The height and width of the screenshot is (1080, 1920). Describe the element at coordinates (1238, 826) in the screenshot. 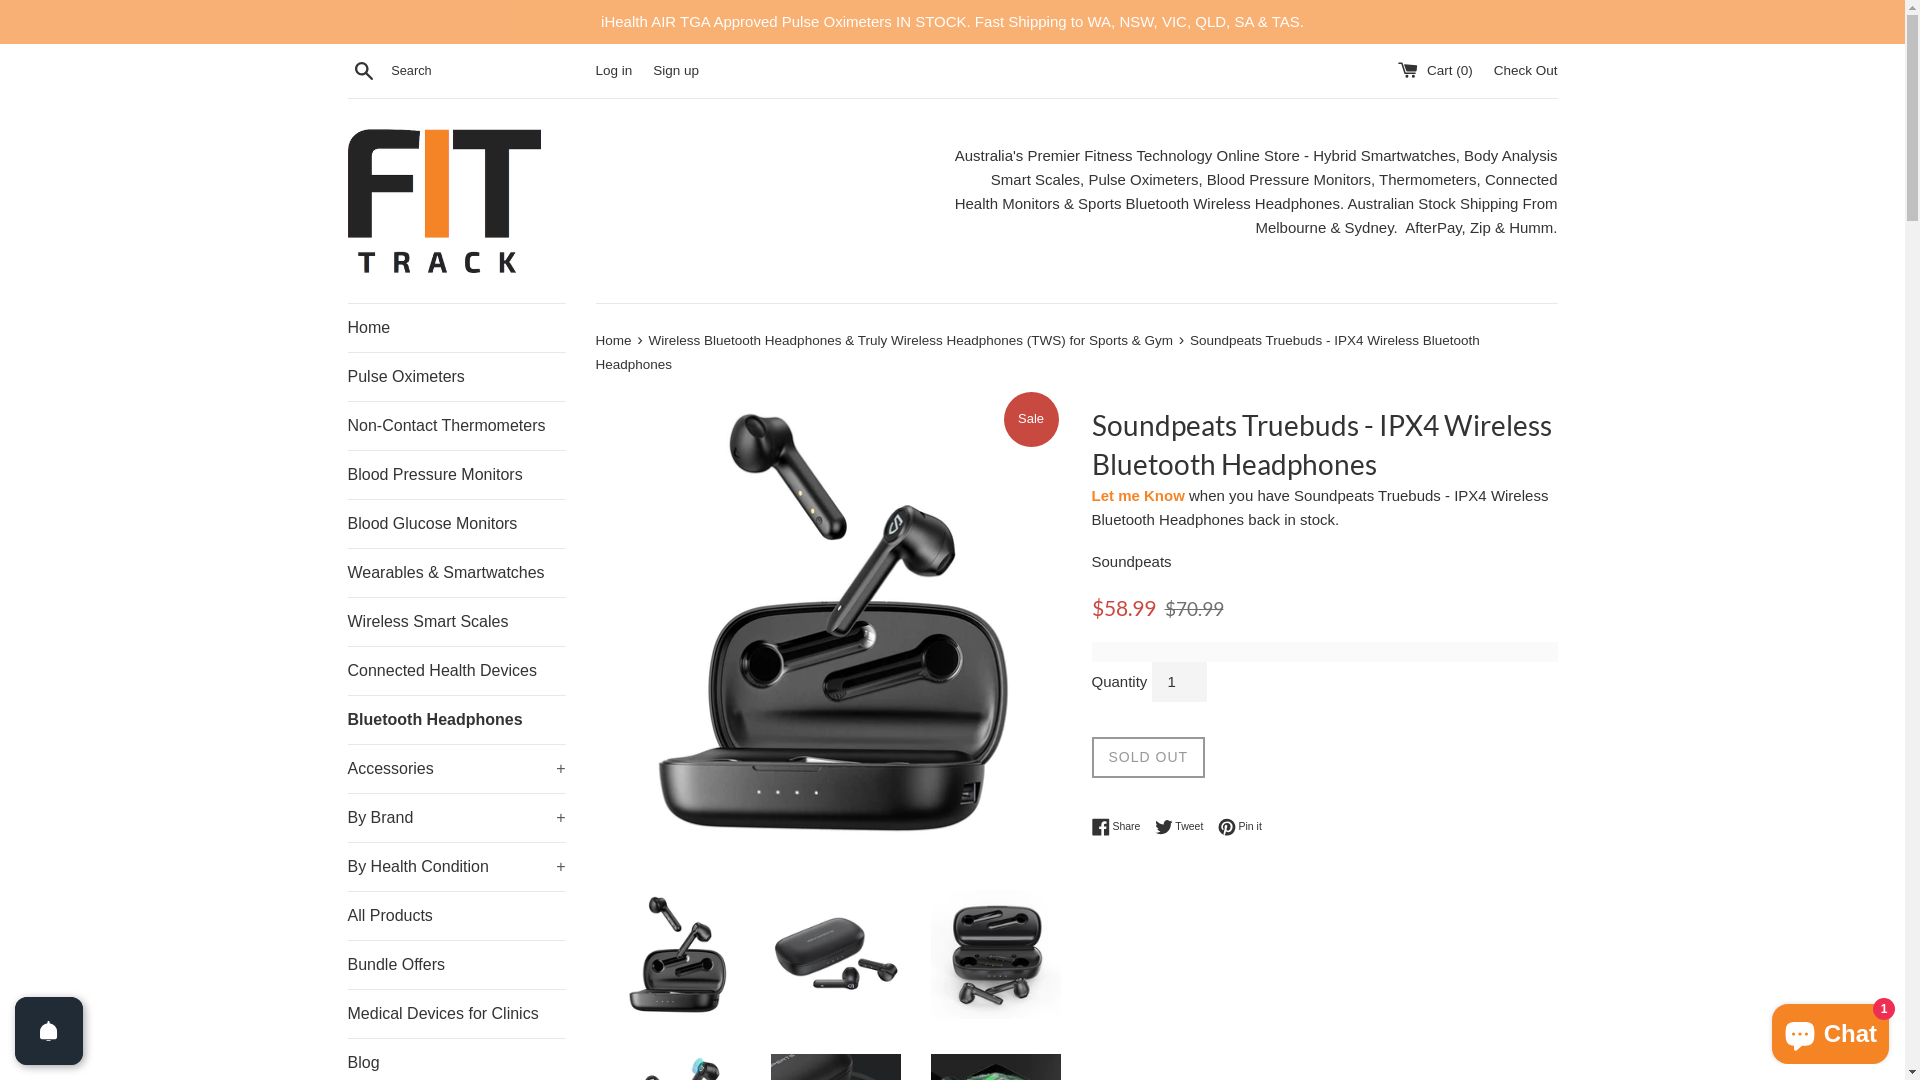

I see `'Pin it` at that location.